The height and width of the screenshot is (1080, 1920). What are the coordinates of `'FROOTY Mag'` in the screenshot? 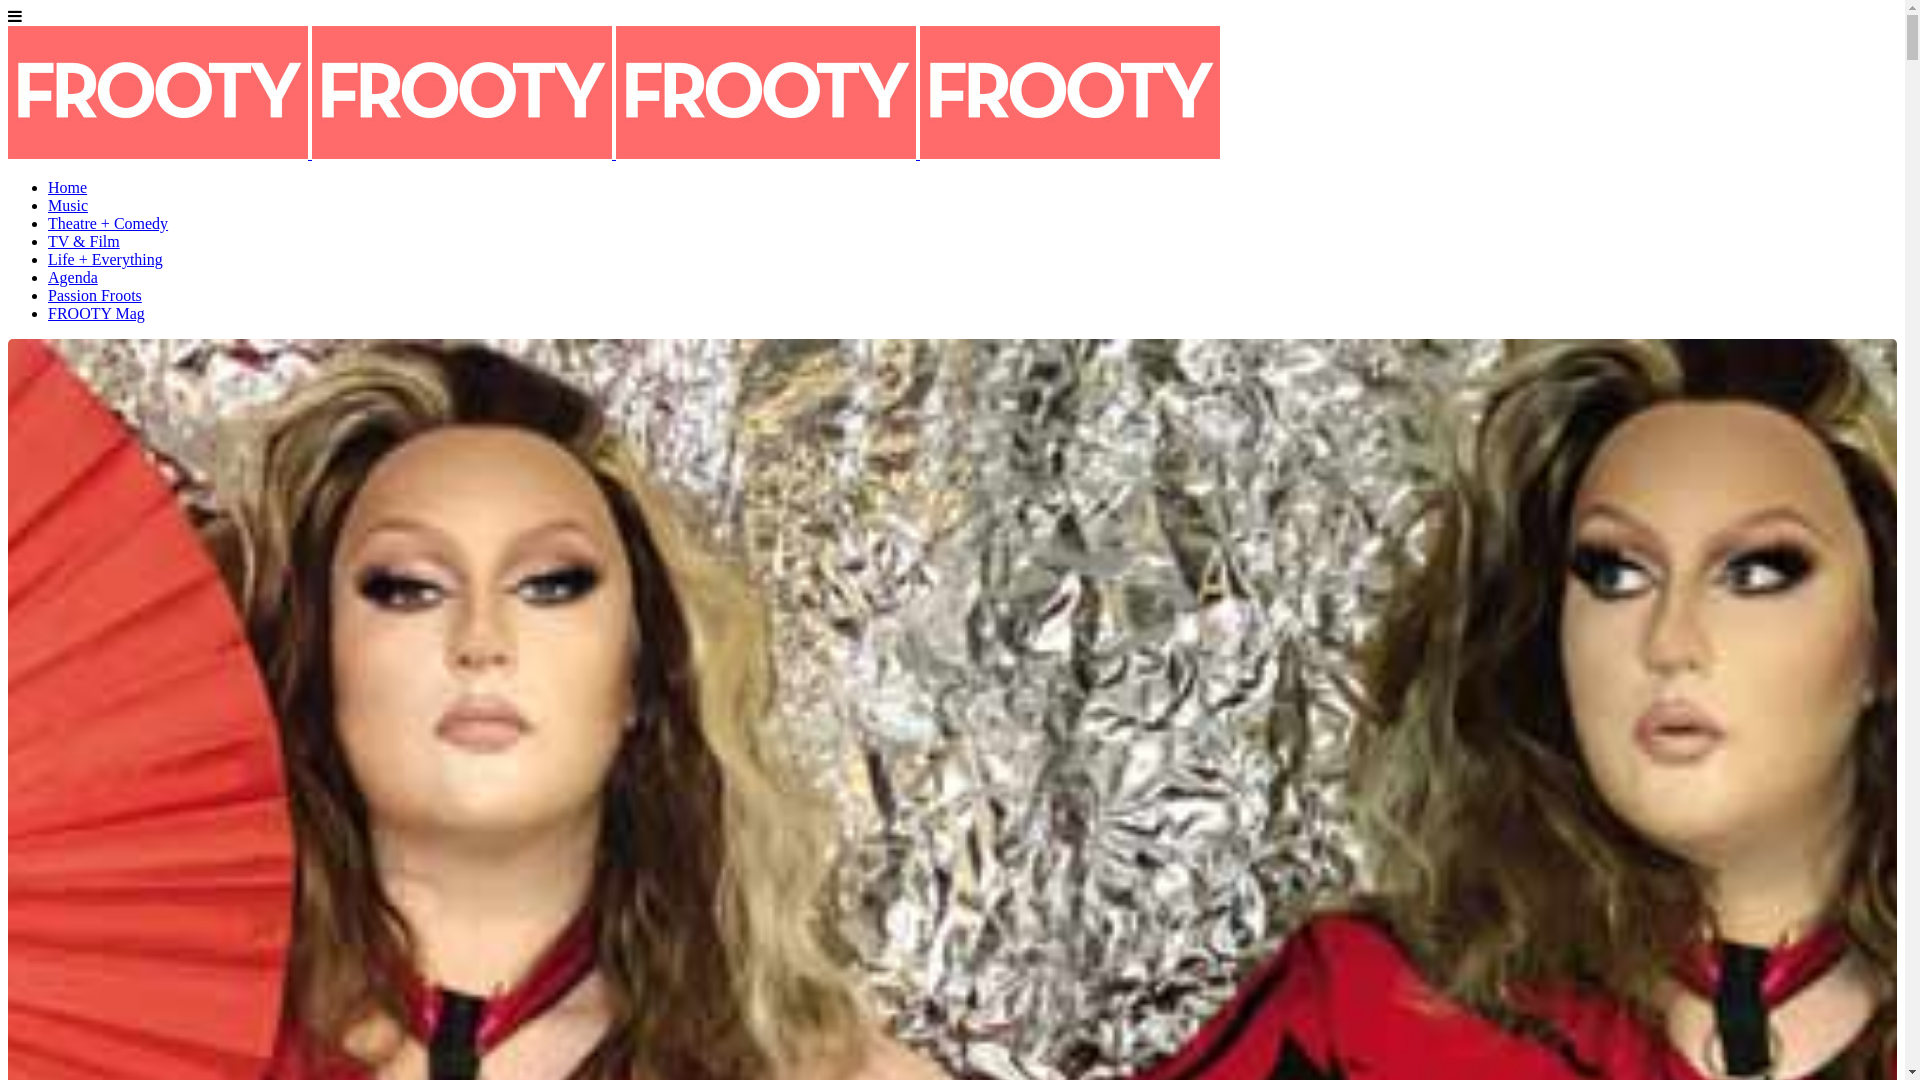 It's located at (95, 313).